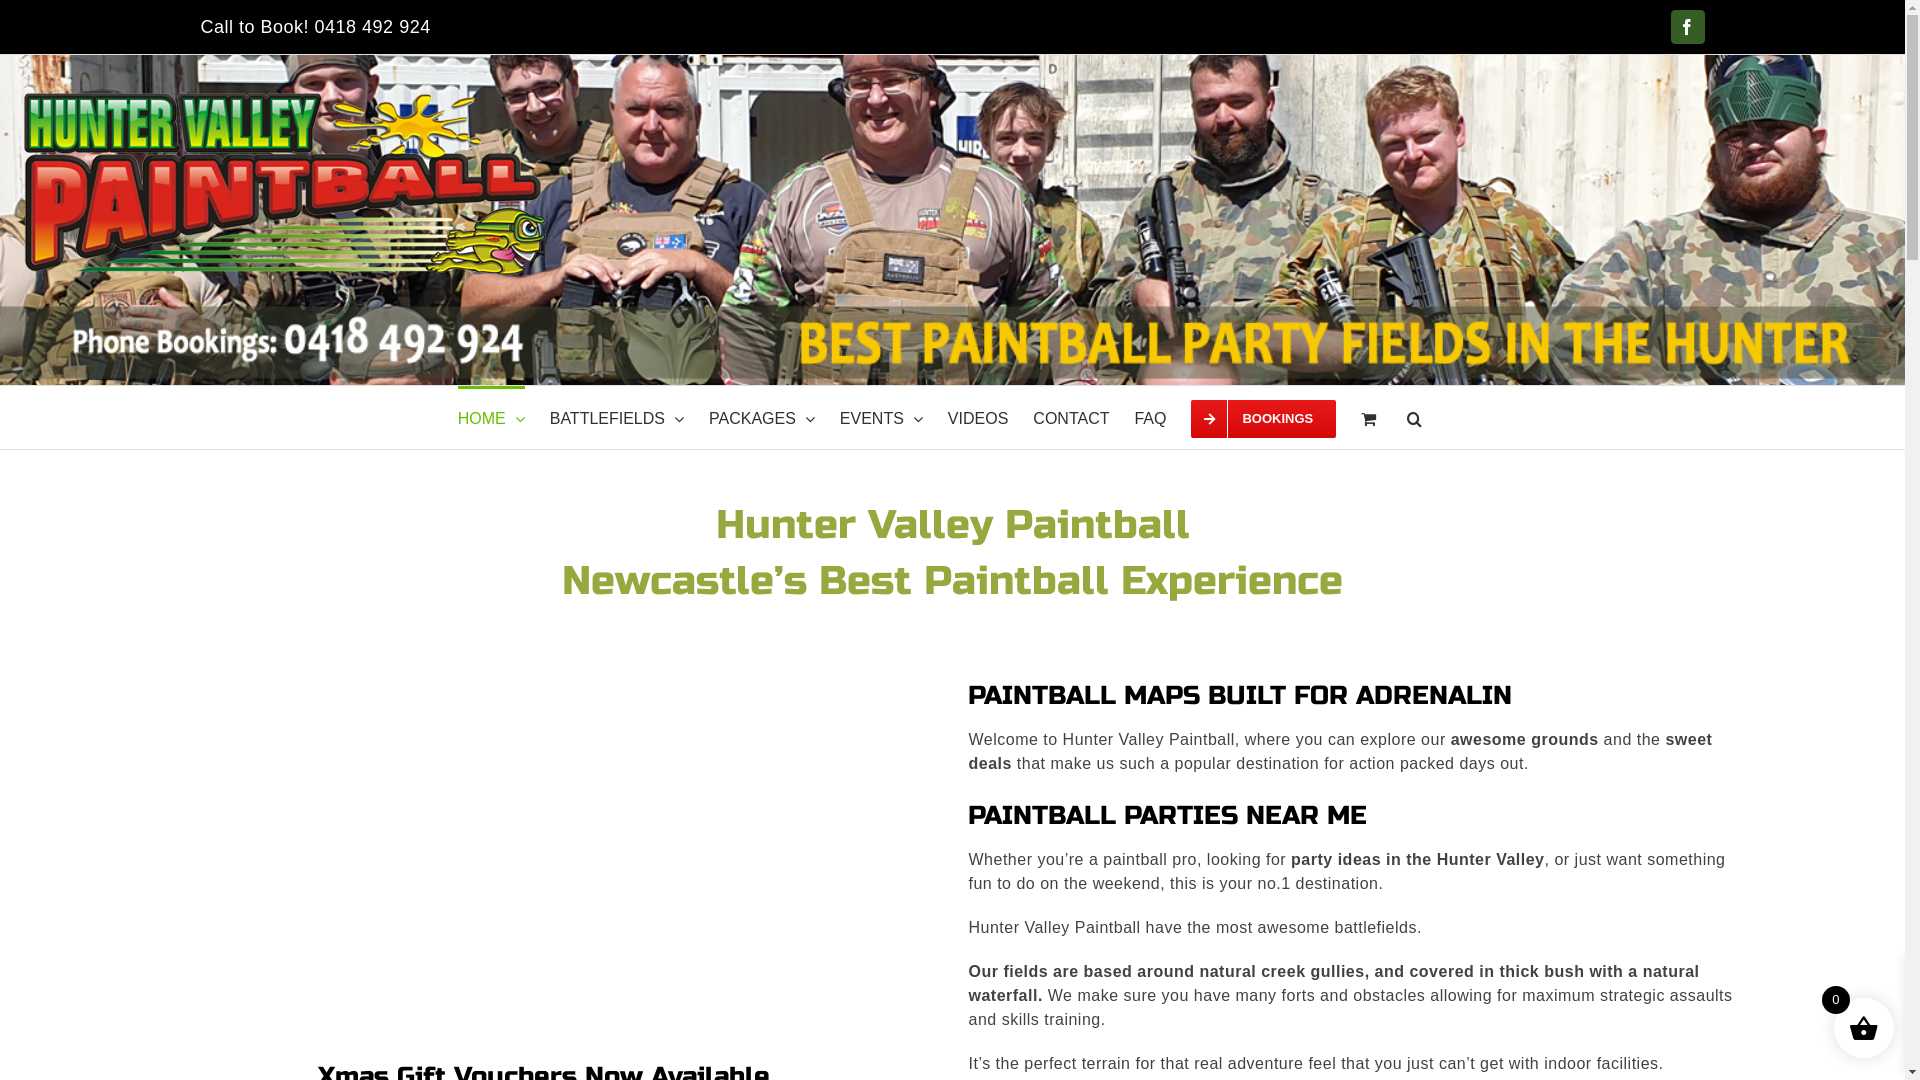 Image resolution: width=1920 pixels, height=1080 pixels. Describe the element at coordinates (761, 416) in the screenshot. I see `'PACKAGES'` at that location.